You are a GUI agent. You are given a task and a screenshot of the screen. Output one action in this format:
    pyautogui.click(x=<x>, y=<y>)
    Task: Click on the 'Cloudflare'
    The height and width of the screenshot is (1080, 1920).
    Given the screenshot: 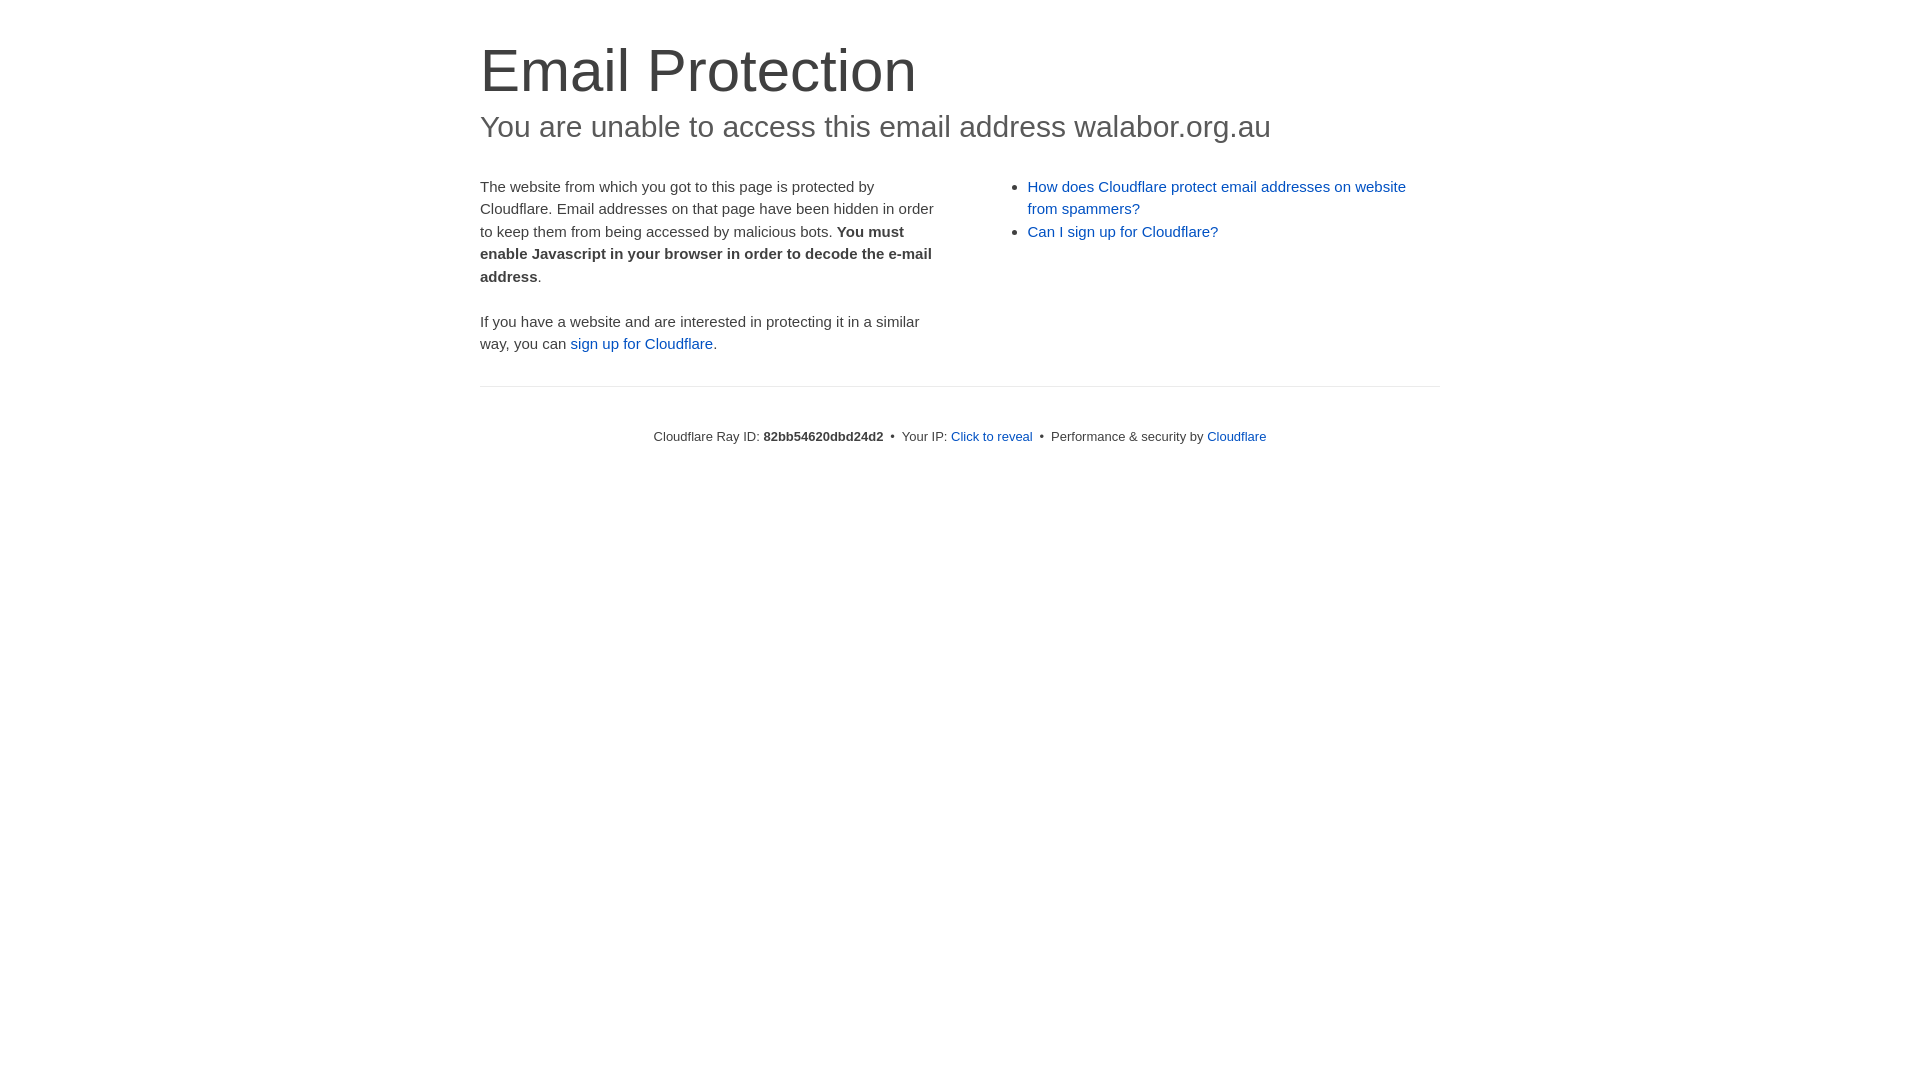 What is the action you would take?
    pyautogui.click(x=1235, y=435)
    